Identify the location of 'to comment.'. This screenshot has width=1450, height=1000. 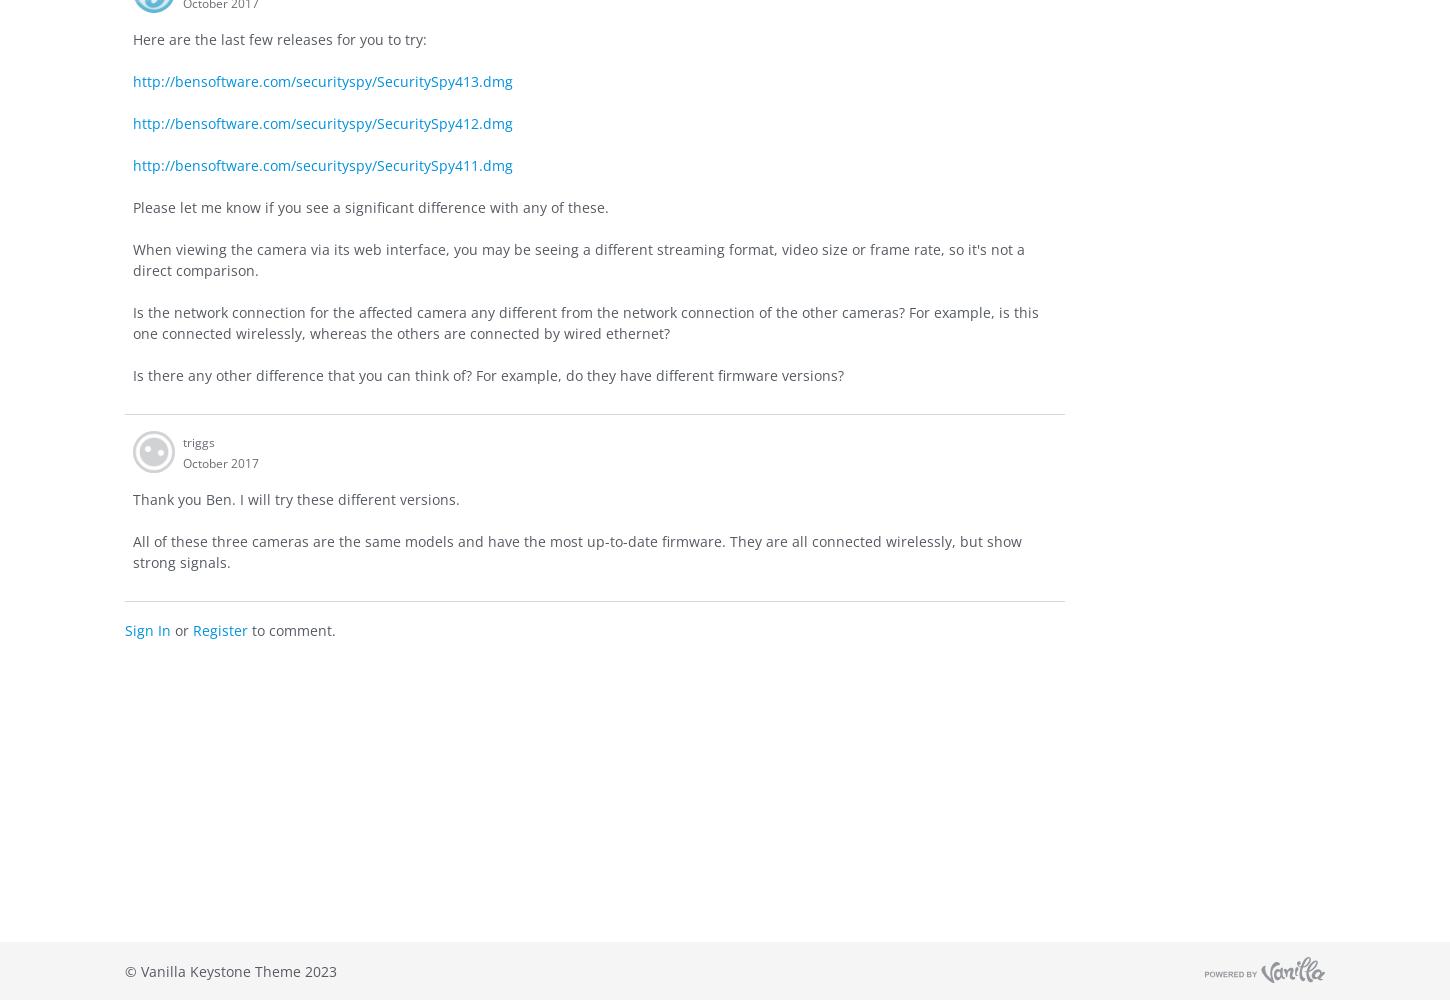
(292, 629).